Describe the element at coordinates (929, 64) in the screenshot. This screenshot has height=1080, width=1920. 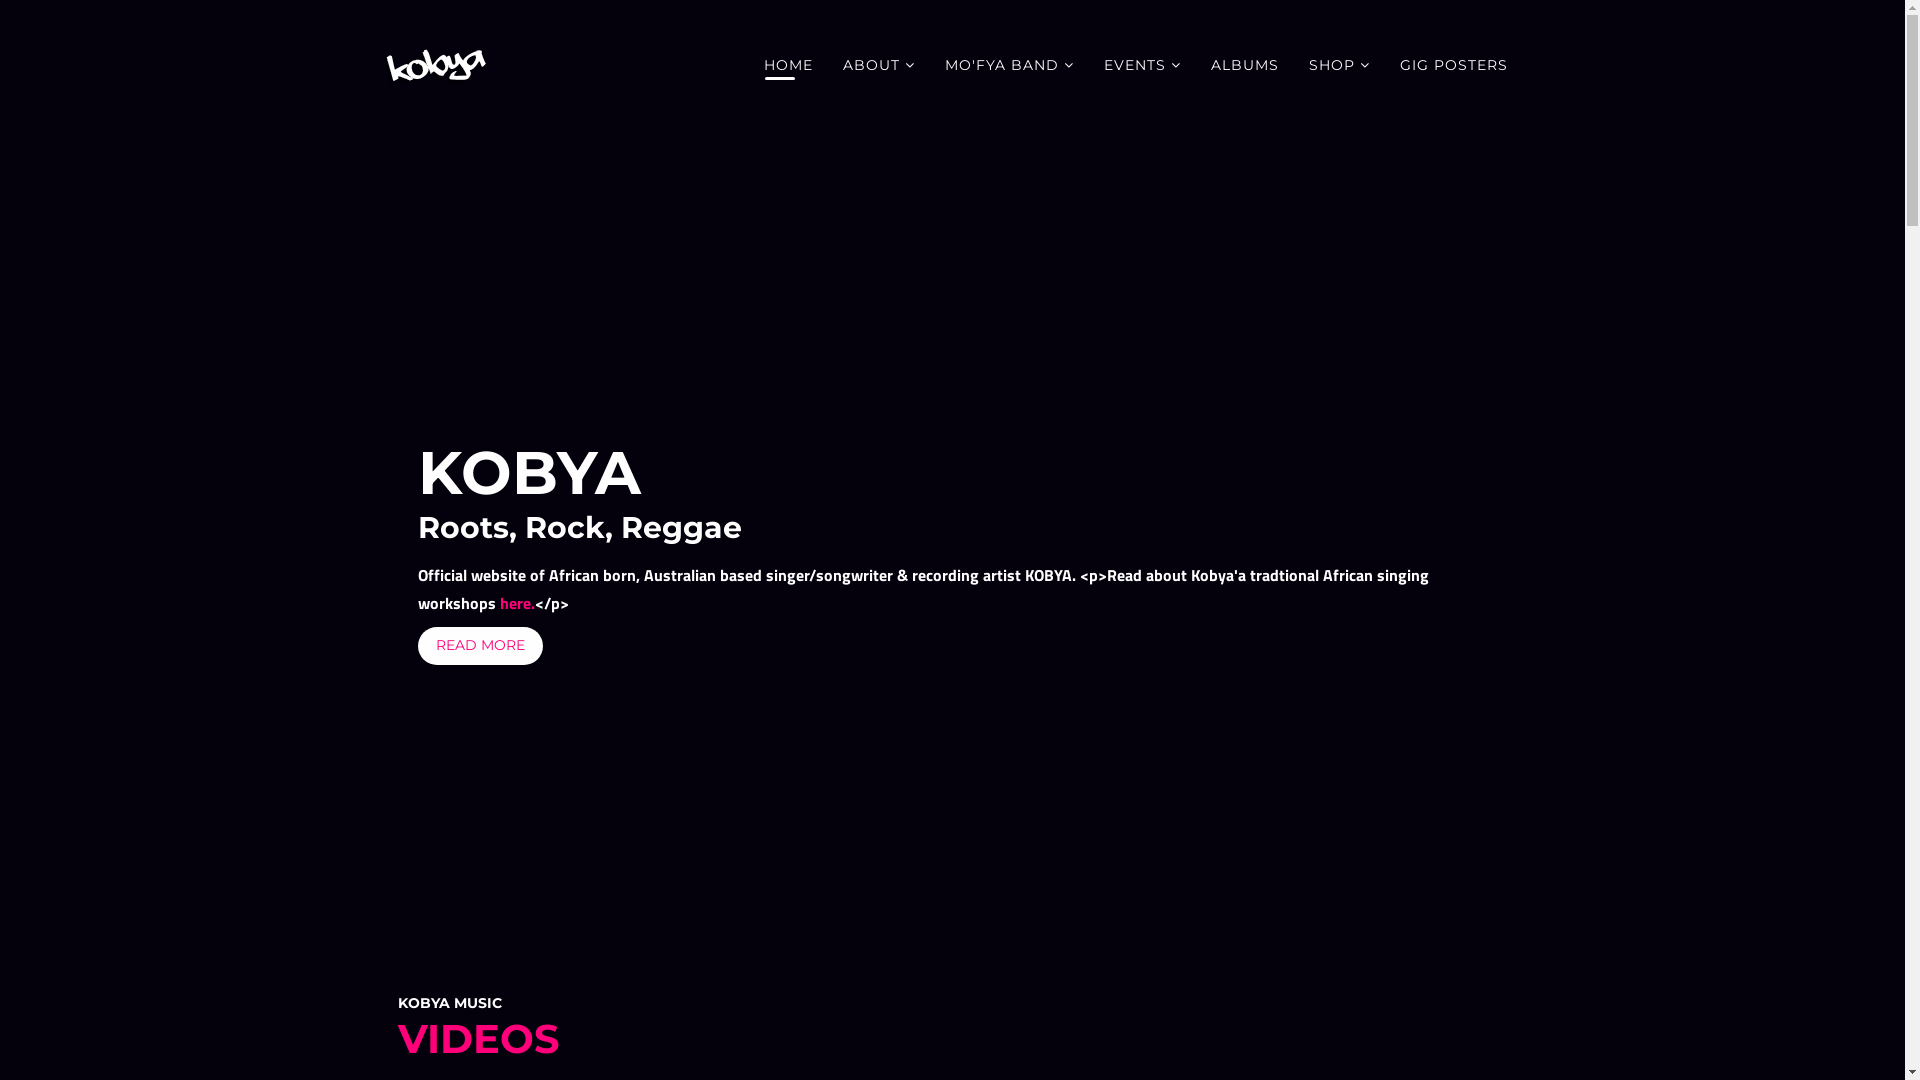
I see `'MO'FYA BAND'` at that location.